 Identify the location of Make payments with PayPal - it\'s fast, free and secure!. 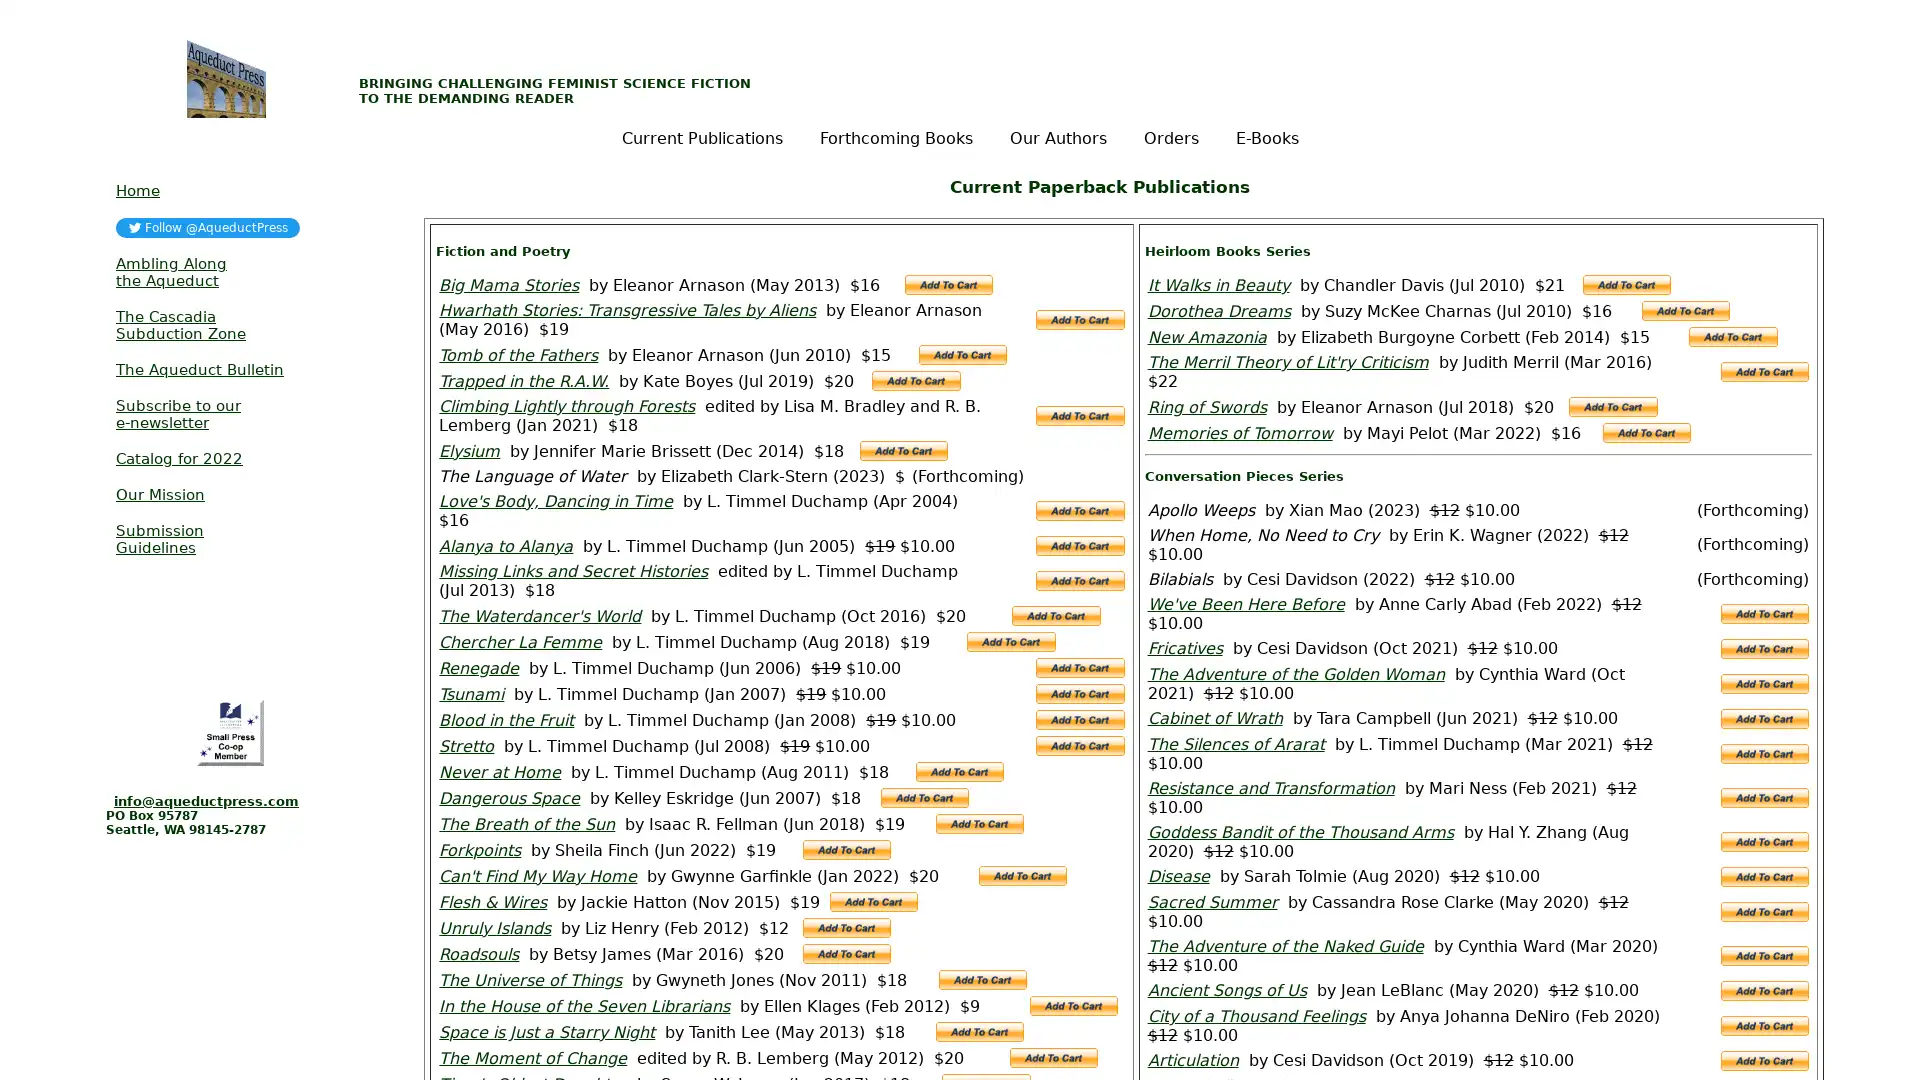
(1072, 1006).